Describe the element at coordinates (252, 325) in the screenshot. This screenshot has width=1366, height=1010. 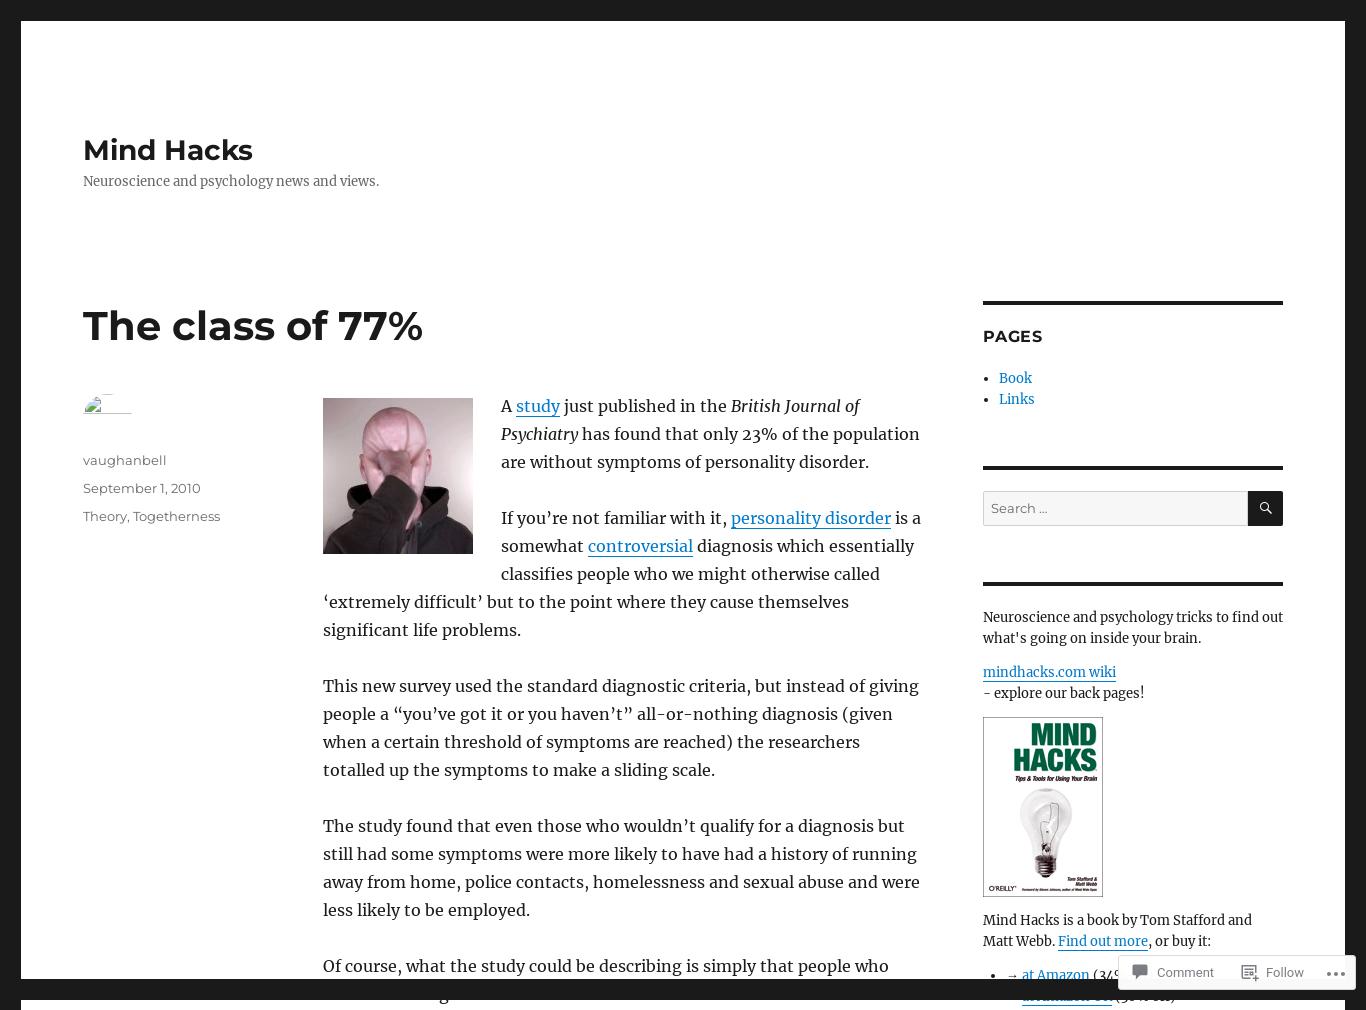
I see `'The class of 77%'` at that location.